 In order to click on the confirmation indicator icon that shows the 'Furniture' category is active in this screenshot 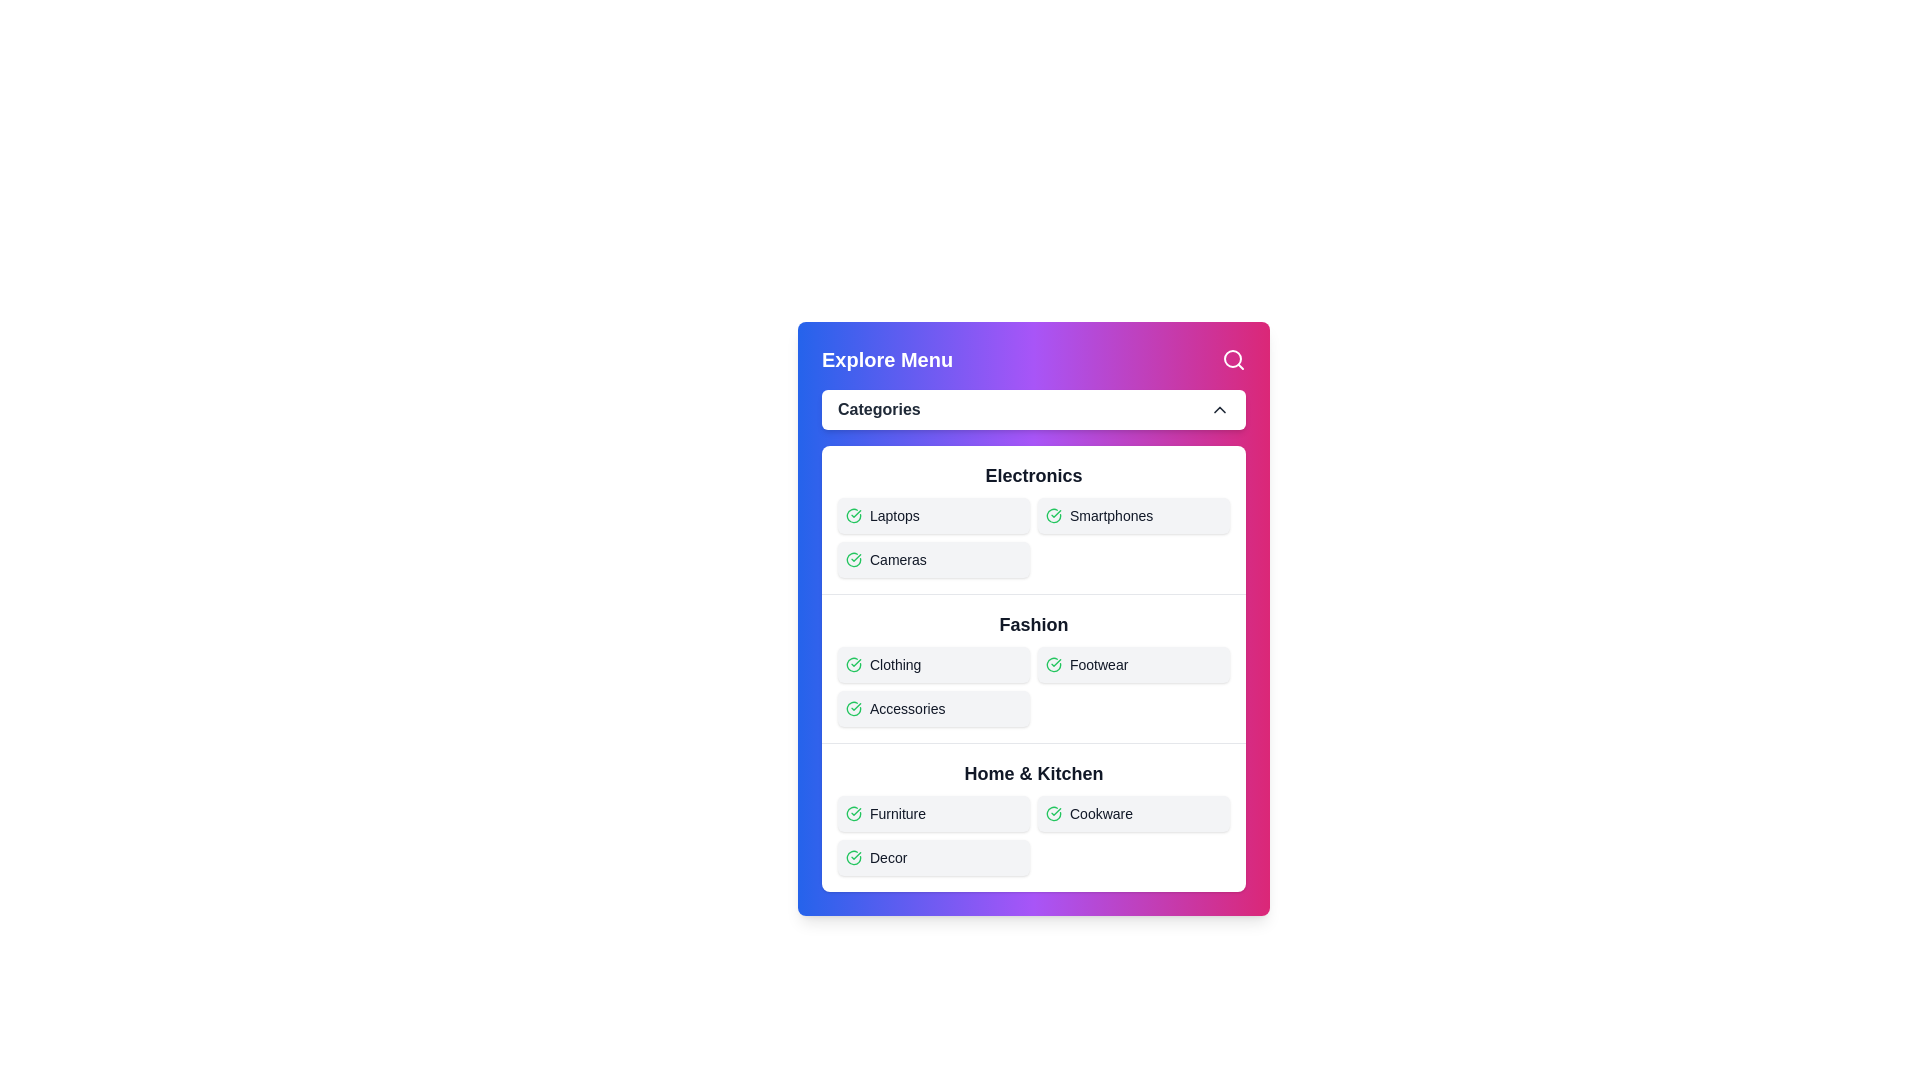, I will do `click(854, 813)`.